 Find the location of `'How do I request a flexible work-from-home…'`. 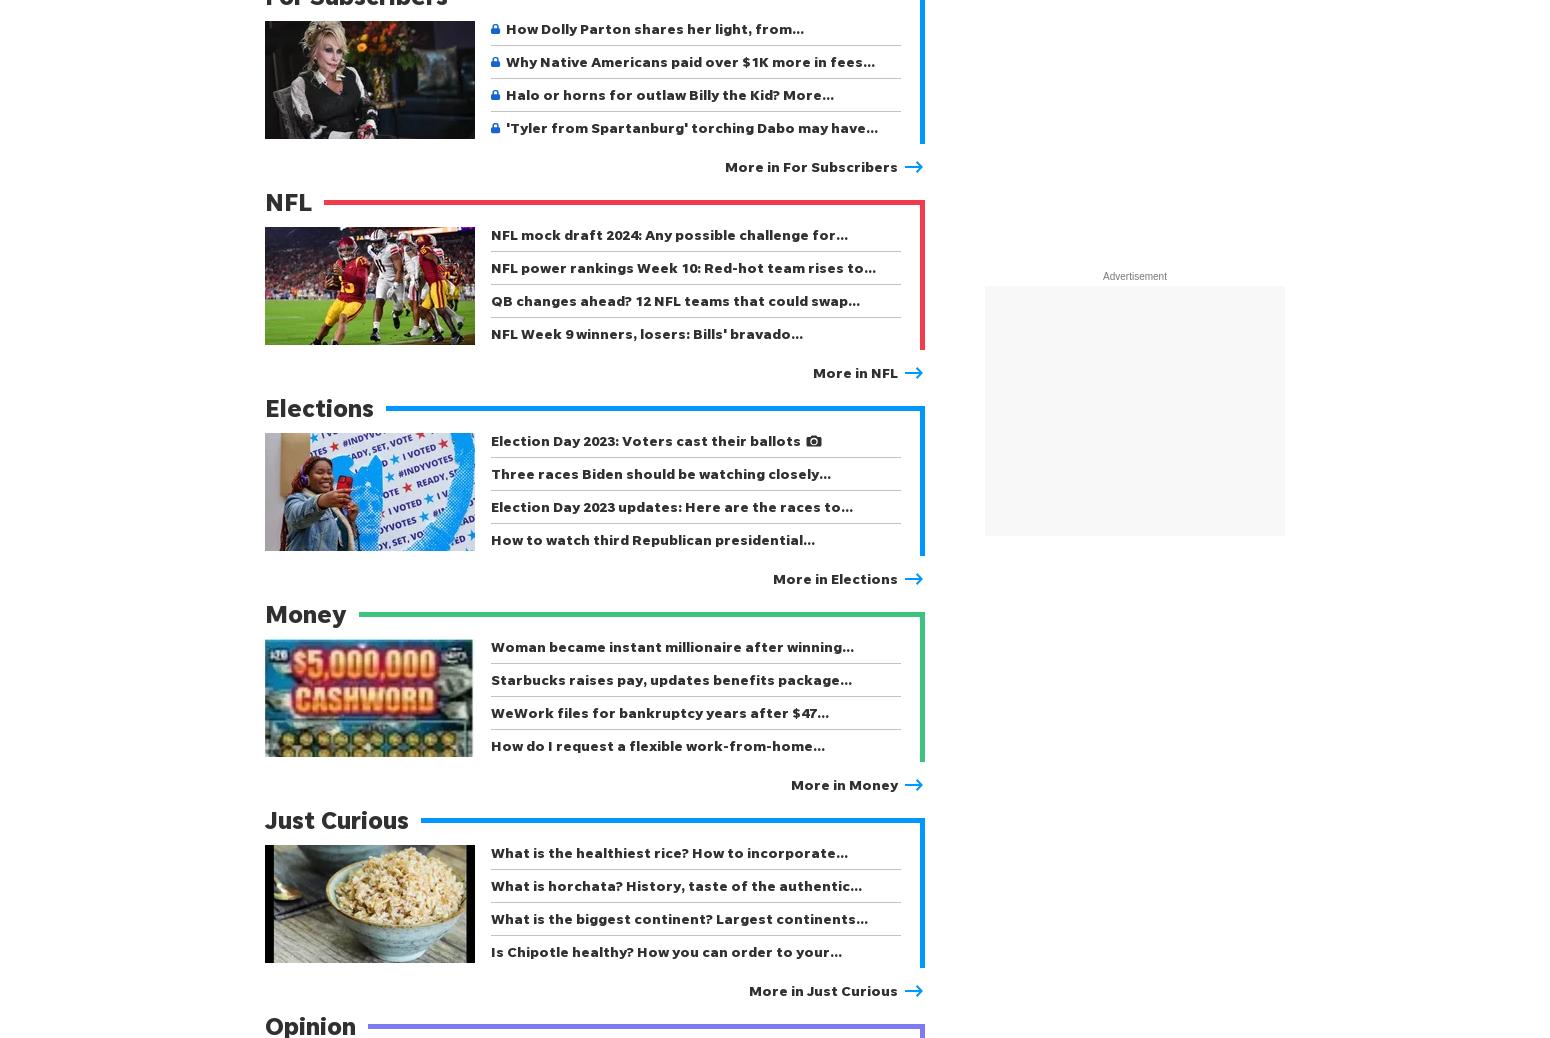

'How do I request a flexible work-from-home…' is located at coordinates (656, 744).